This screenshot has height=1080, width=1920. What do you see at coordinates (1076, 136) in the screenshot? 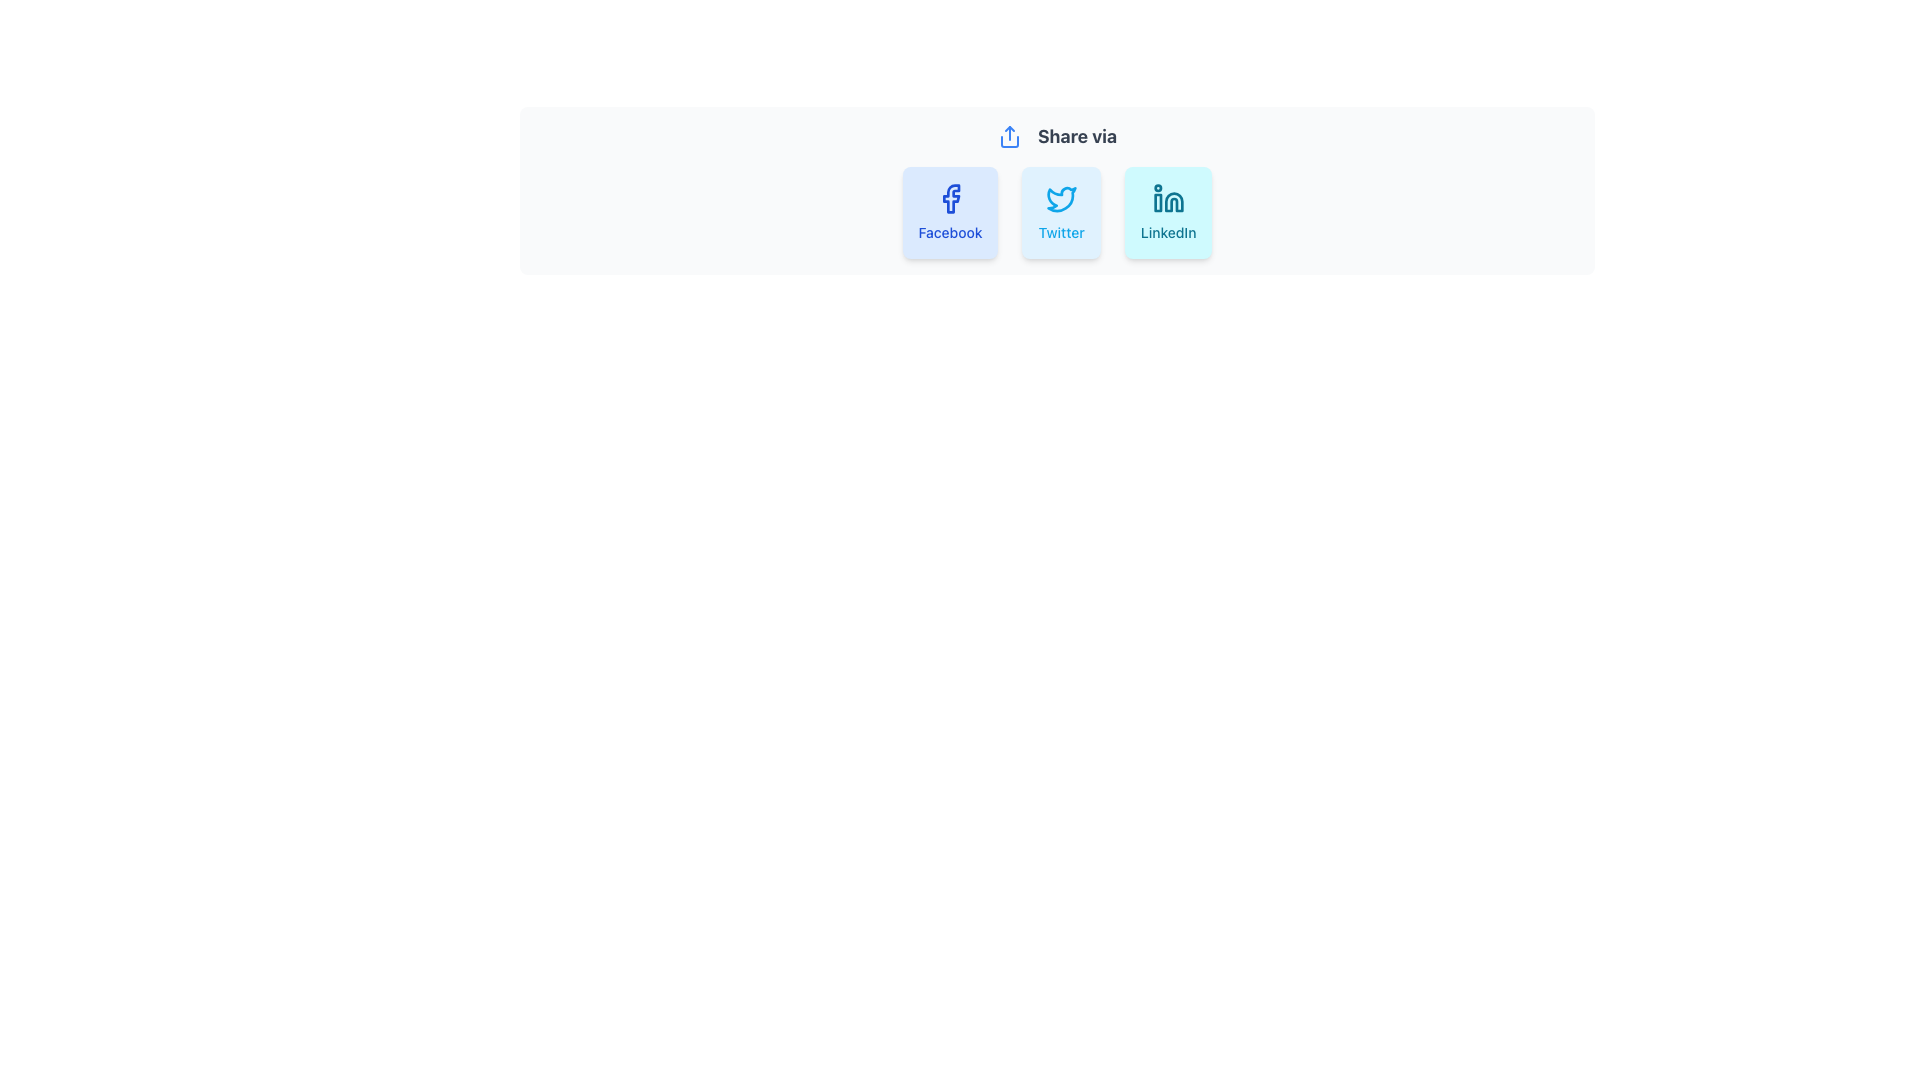
I see `the text label that indicates the purpose of the sharing section, positioned above the social media buttons and to the right of the share icon` at bounding box center [1076, 136].